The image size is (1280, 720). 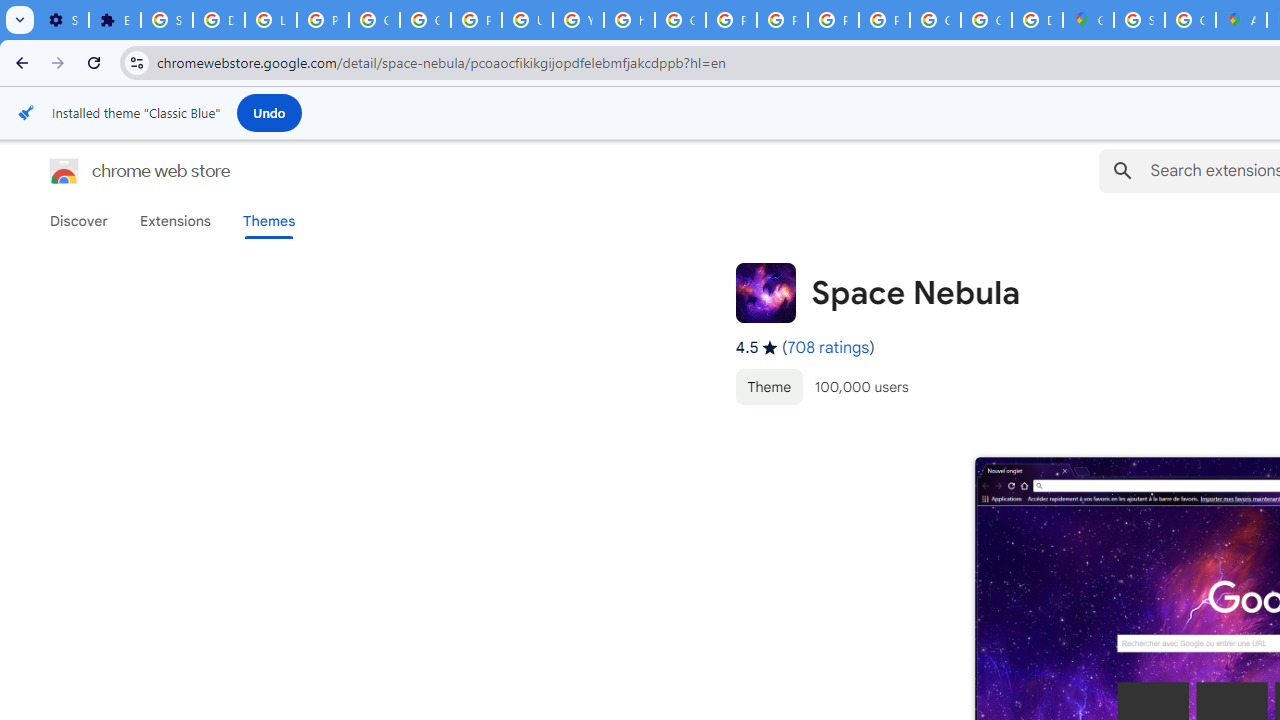 What do you see at coordinates (118, 170) in the screenshot?
I see `'Chrome Web Store logo chrome web store'` at bounding box center [118, 170].